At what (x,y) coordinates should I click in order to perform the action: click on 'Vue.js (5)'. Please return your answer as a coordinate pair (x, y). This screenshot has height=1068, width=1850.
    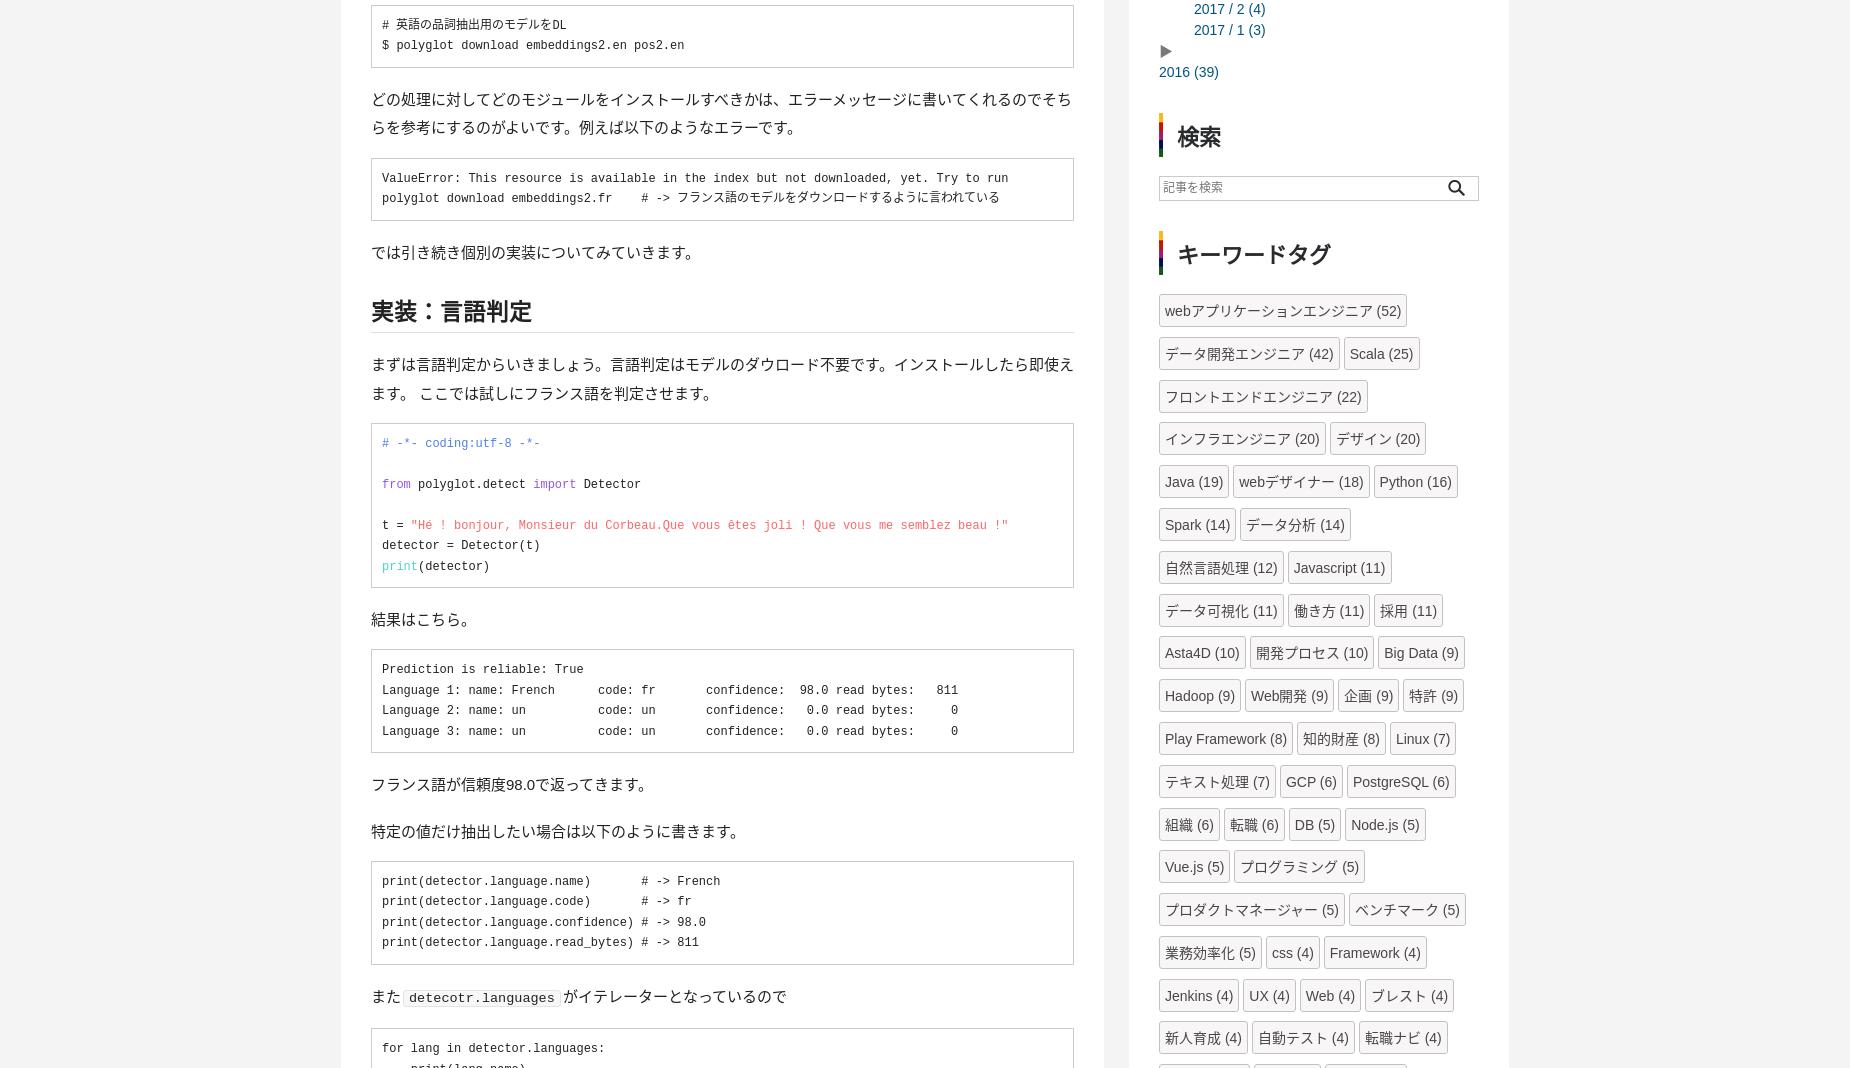
    Looking at the image, I should click on (1193, 866).